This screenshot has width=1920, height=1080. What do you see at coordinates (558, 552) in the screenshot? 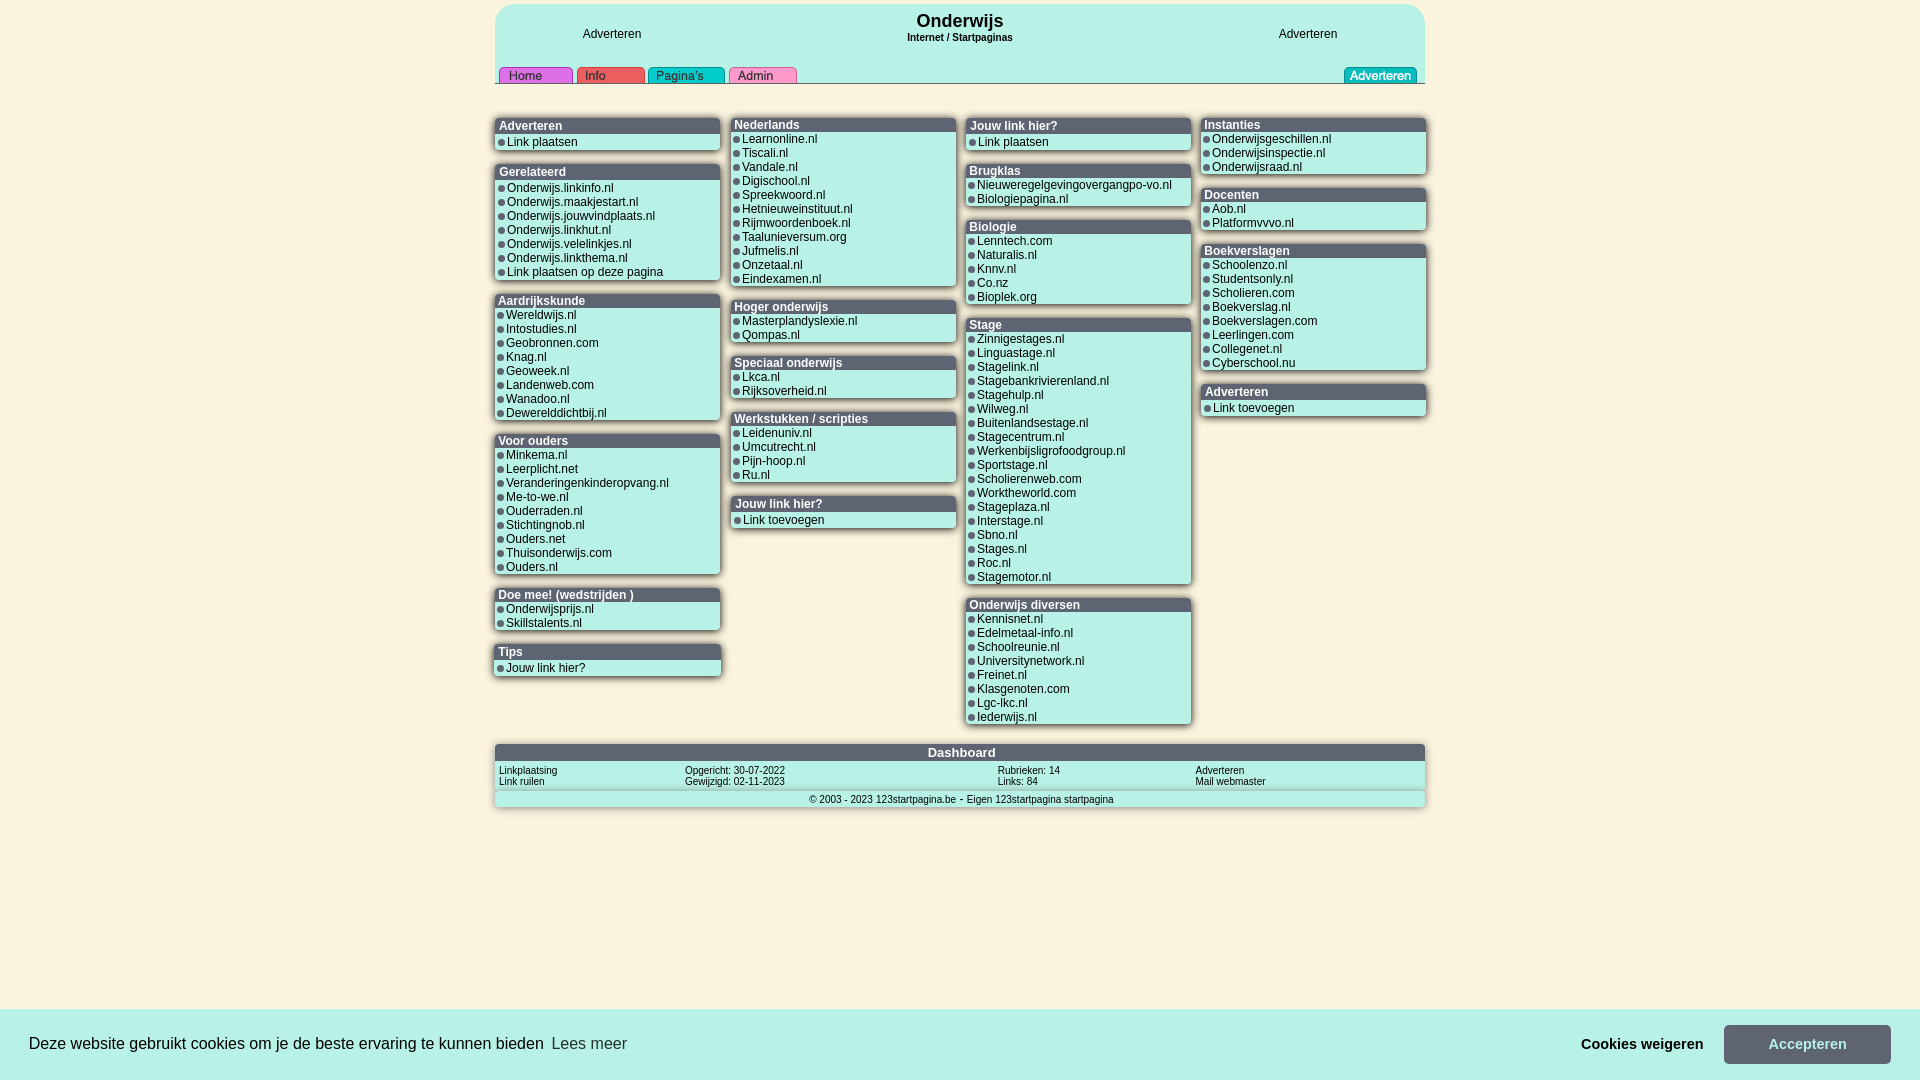
I see `'Thuisonderwijs.com'` at bounding box center [558, 552].